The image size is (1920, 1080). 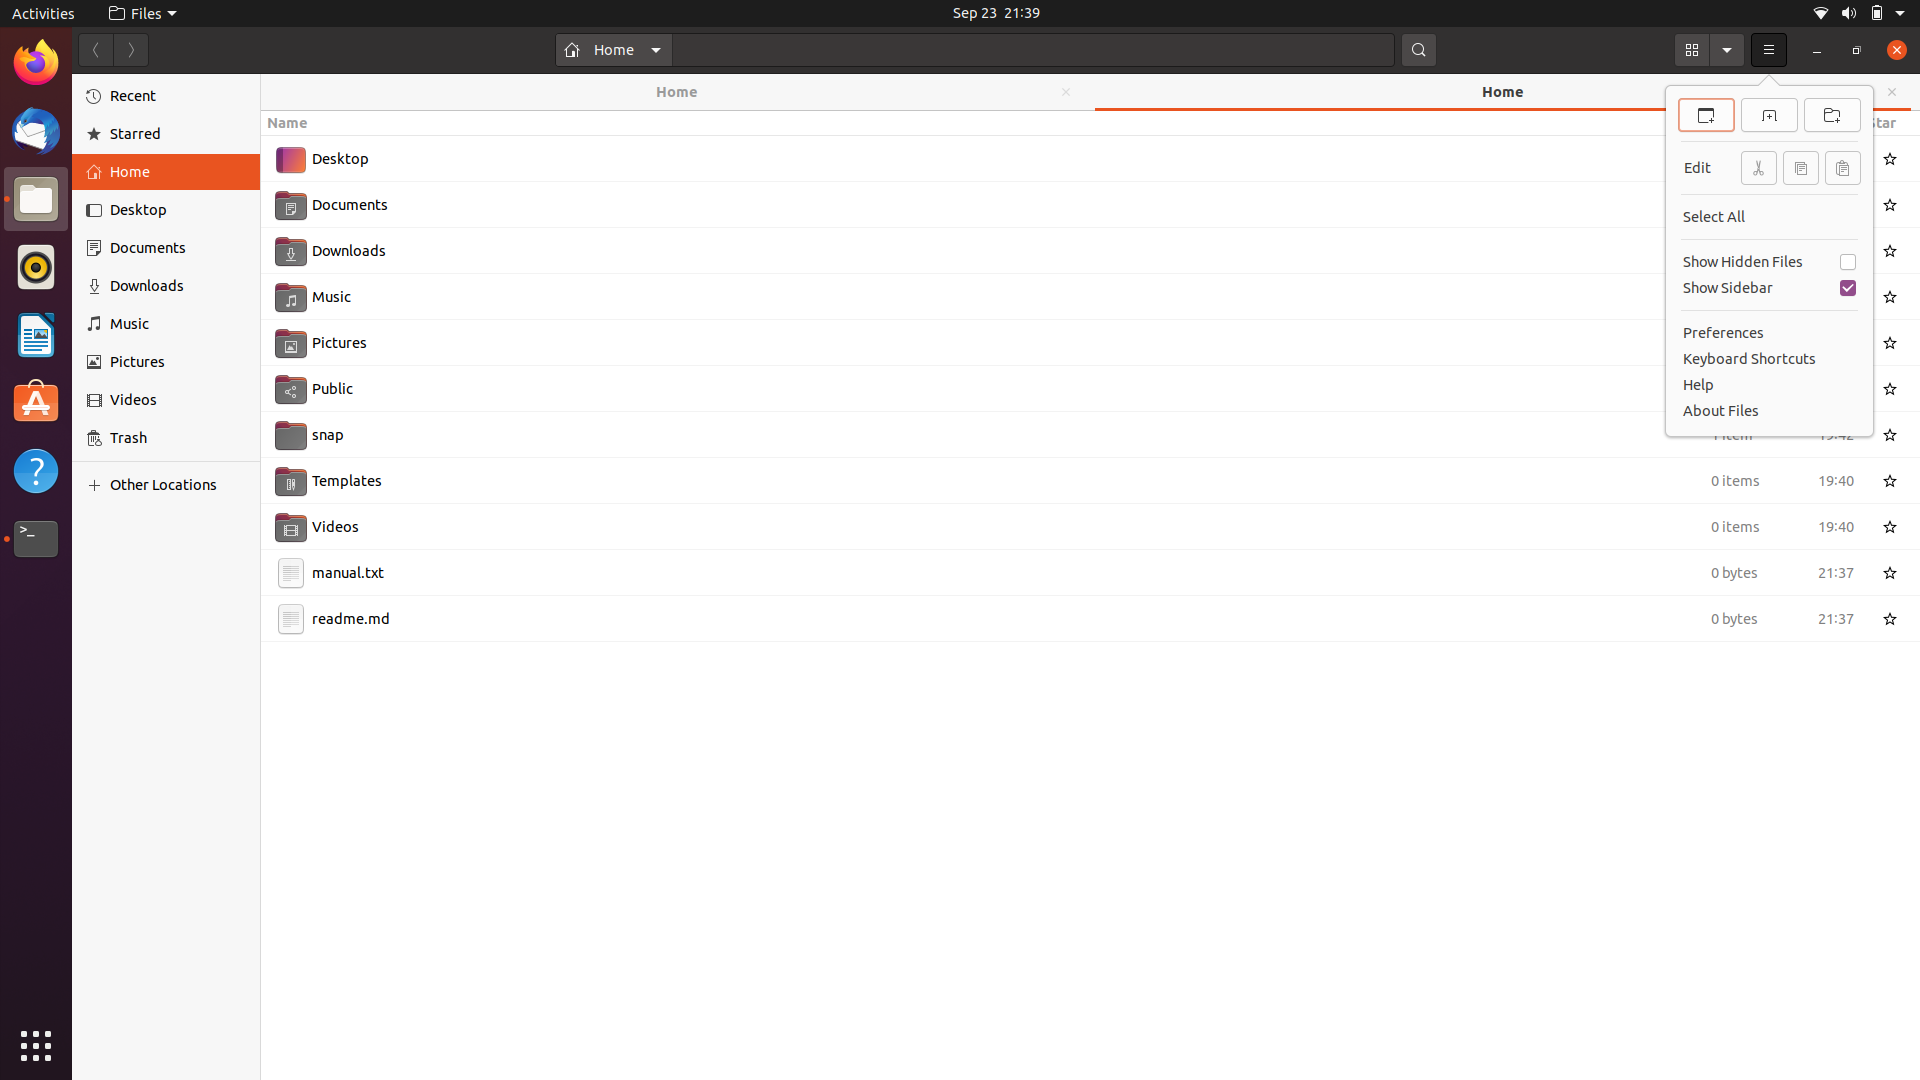 What do you see at coordinates (1769, 49) in the screenshot?
I see `Highlight the first selection in the dropdown menu using keyboard` at bounding box center [1769, 49].